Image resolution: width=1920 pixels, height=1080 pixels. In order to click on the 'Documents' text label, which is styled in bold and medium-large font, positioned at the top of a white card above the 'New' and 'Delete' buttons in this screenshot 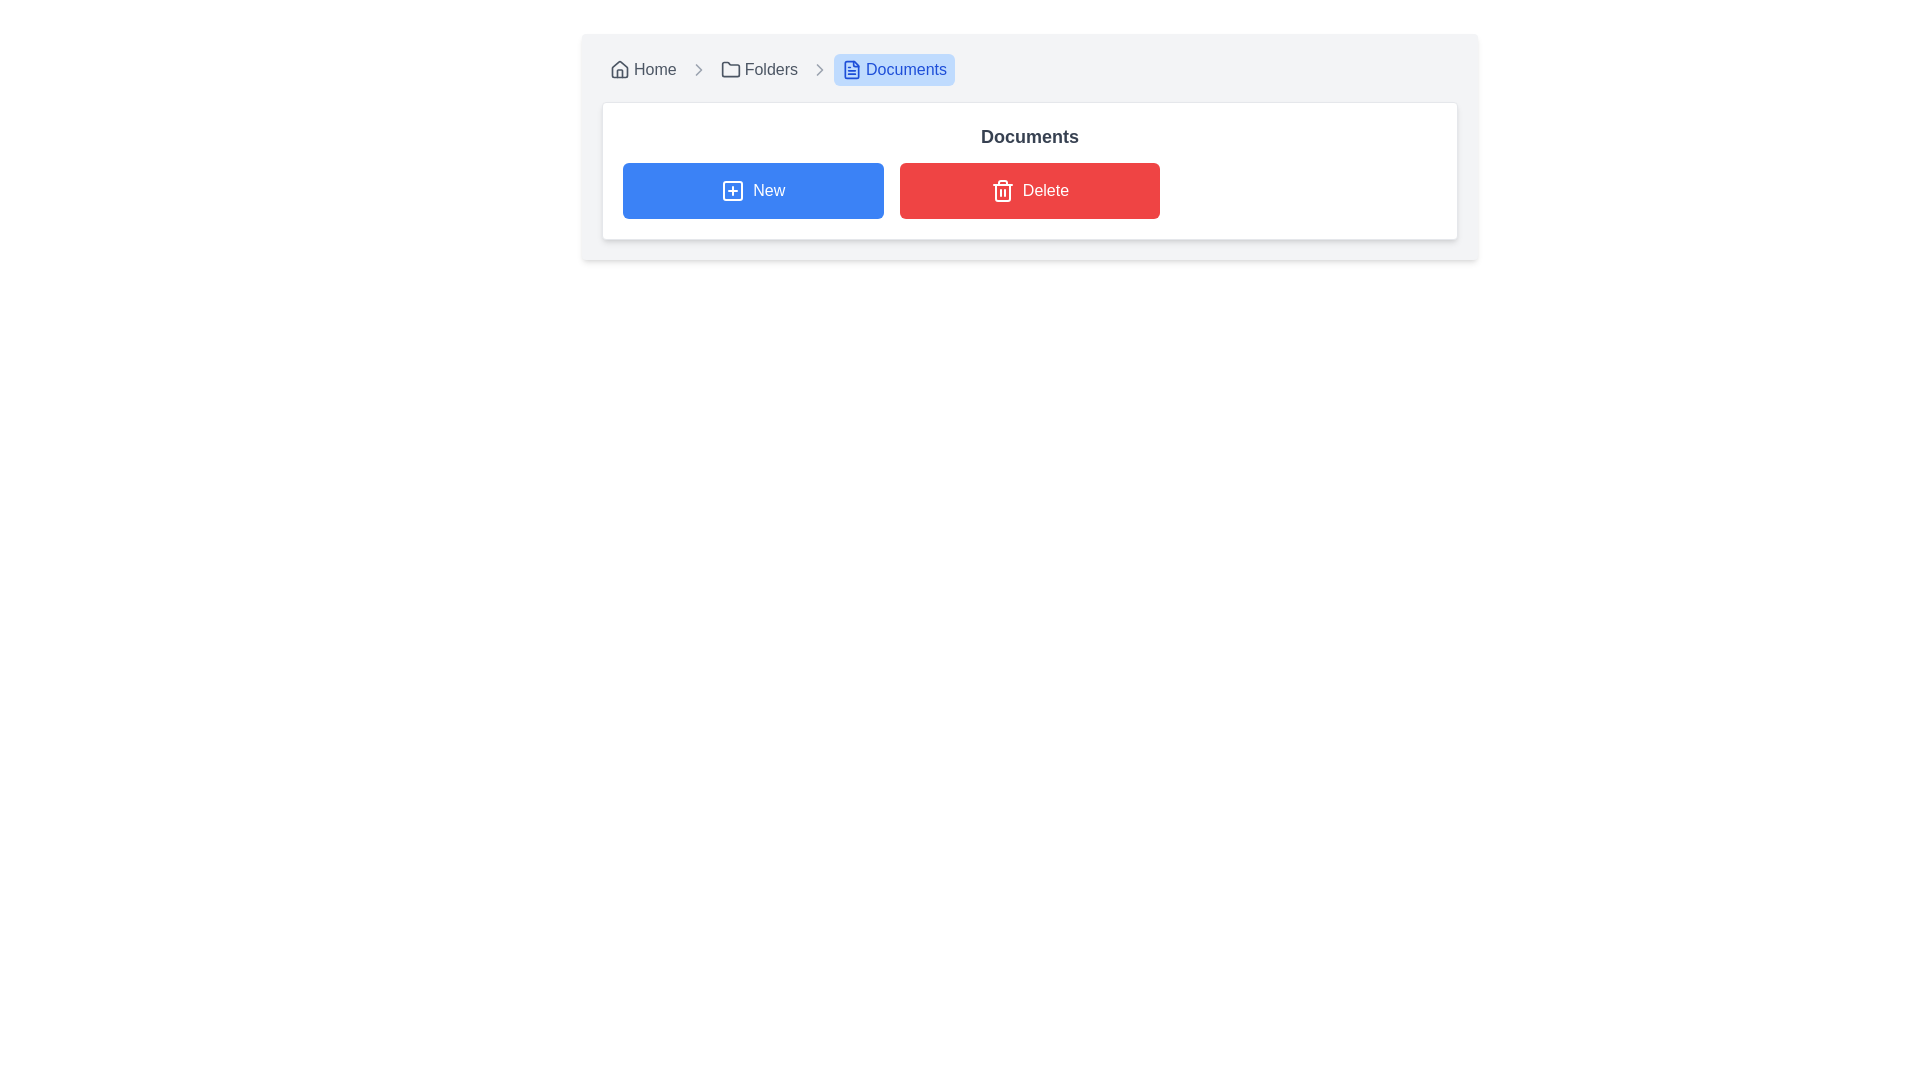, I will do `click(1030, 136)`.